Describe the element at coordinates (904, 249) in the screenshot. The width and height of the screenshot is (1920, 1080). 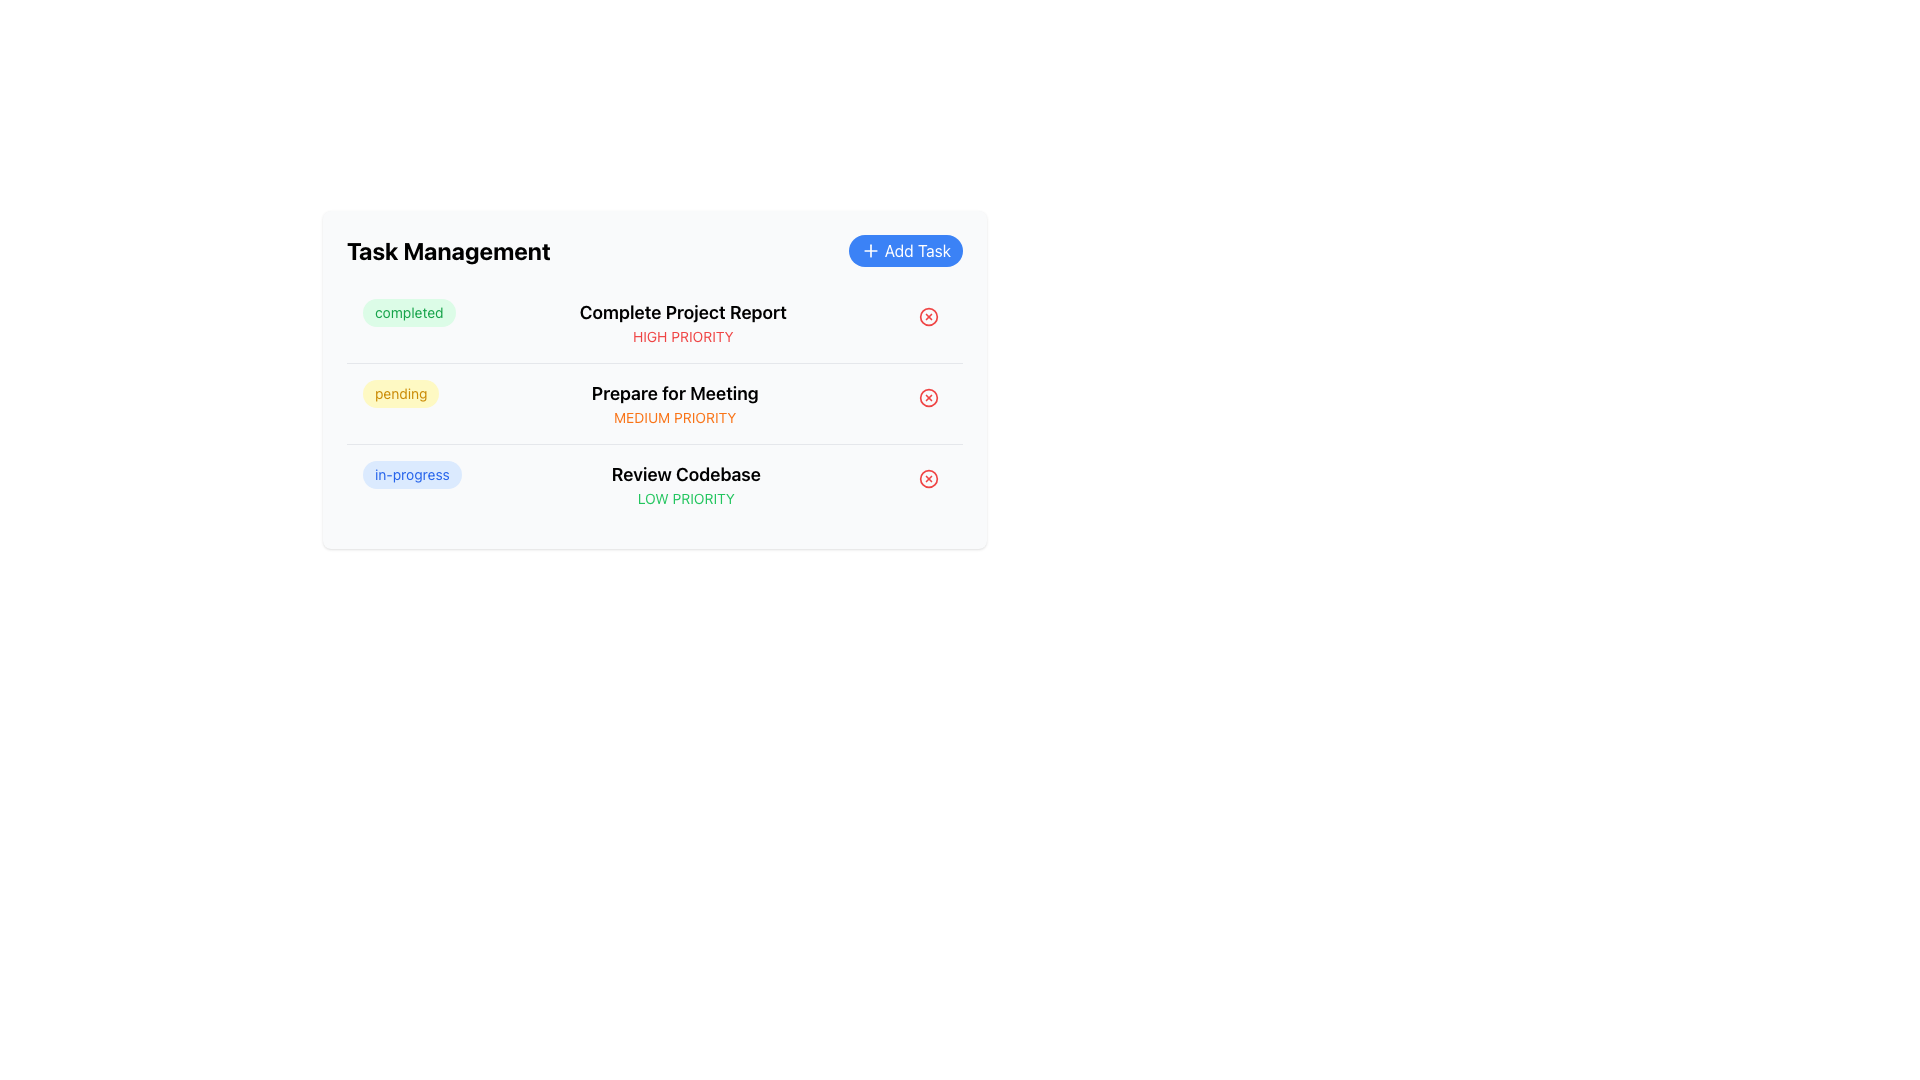
I see `the 'Add Task' button located in the upper-right corner of the task management section` at that location.